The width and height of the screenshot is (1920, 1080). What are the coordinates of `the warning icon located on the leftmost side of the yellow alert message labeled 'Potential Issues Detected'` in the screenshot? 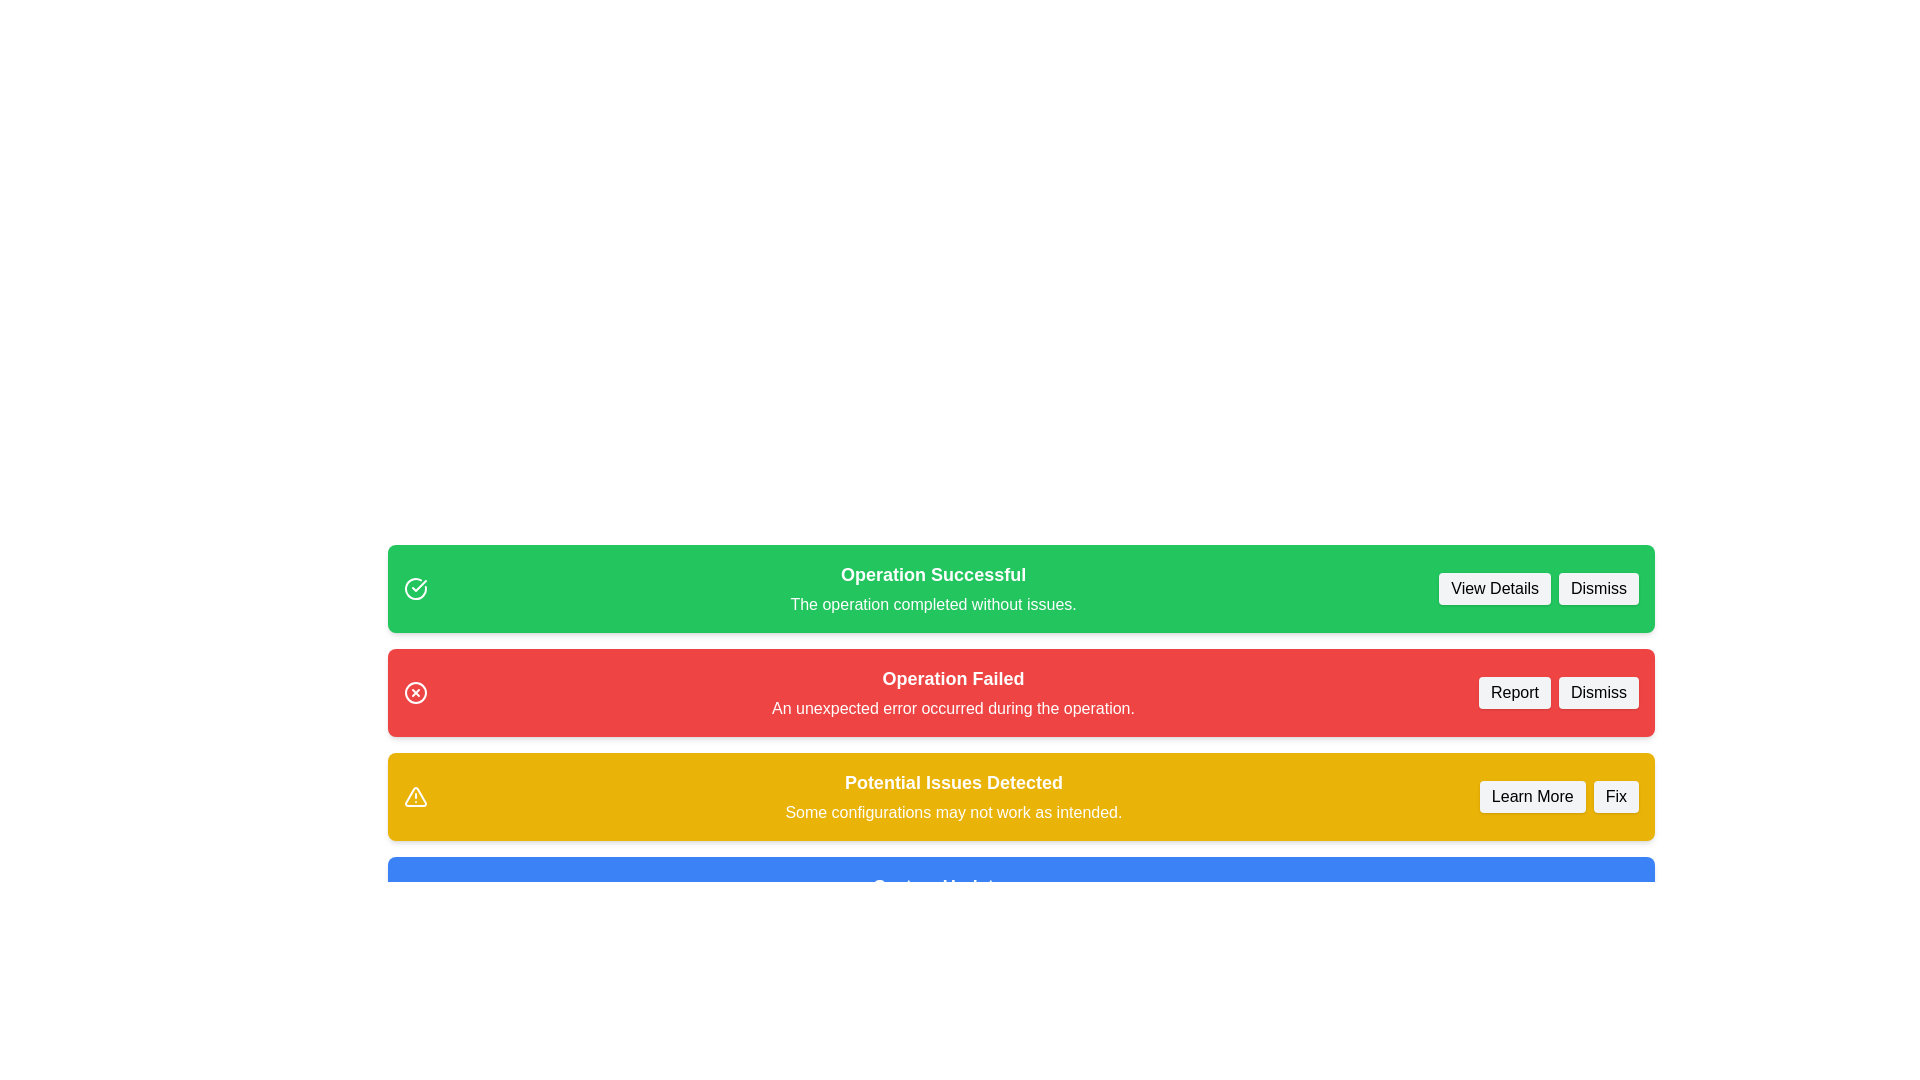 It's located at (415, 796).